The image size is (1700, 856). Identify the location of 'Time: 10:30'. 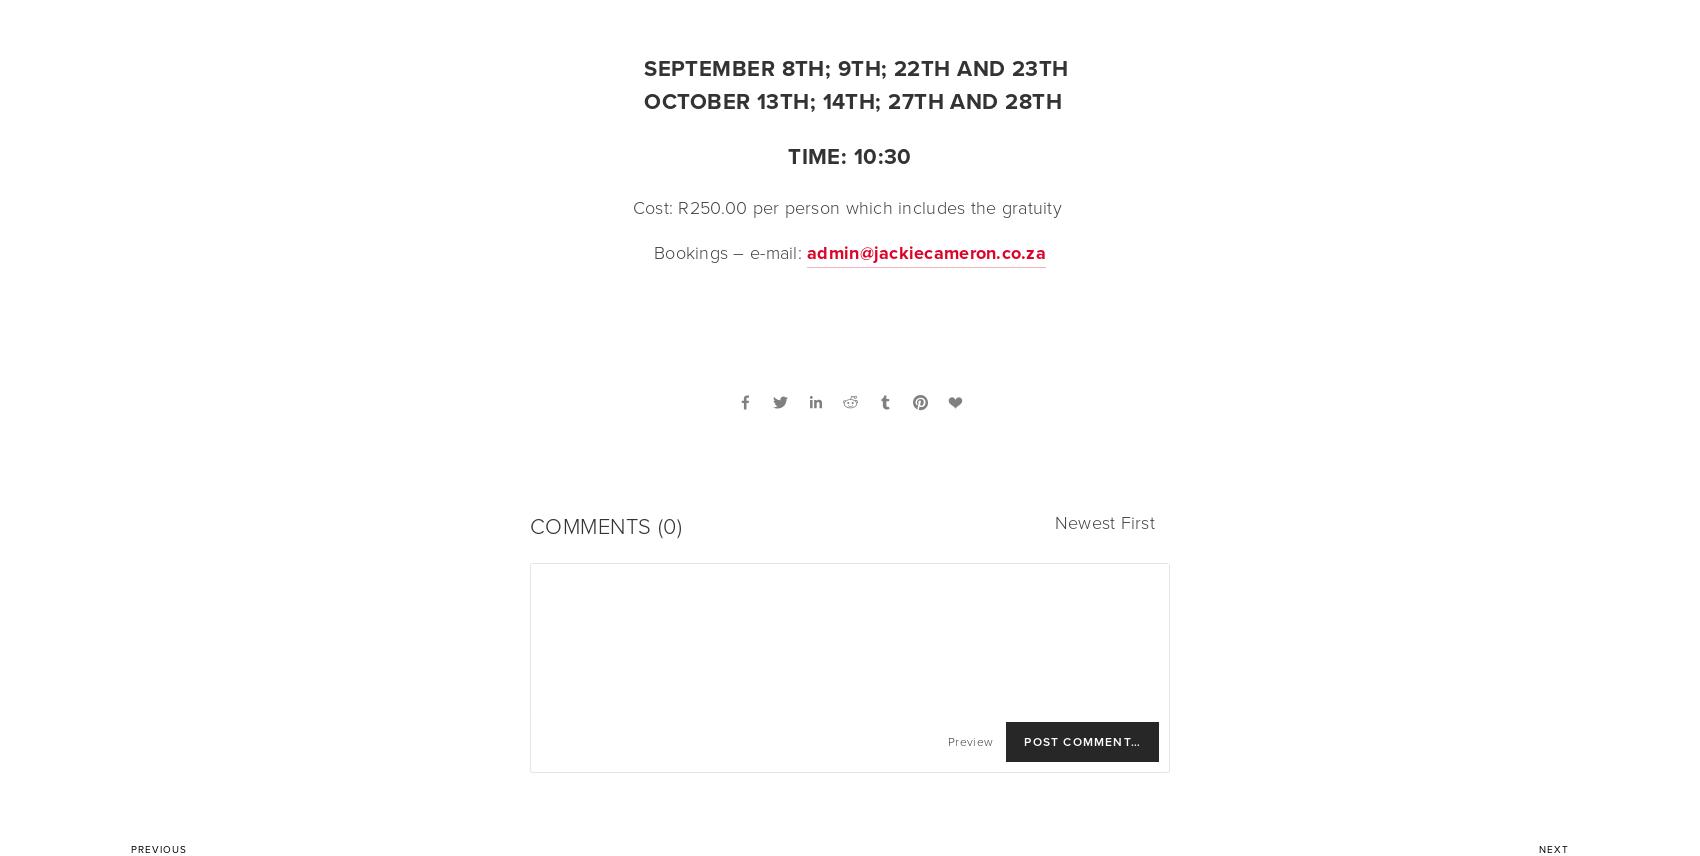
(848, 156).